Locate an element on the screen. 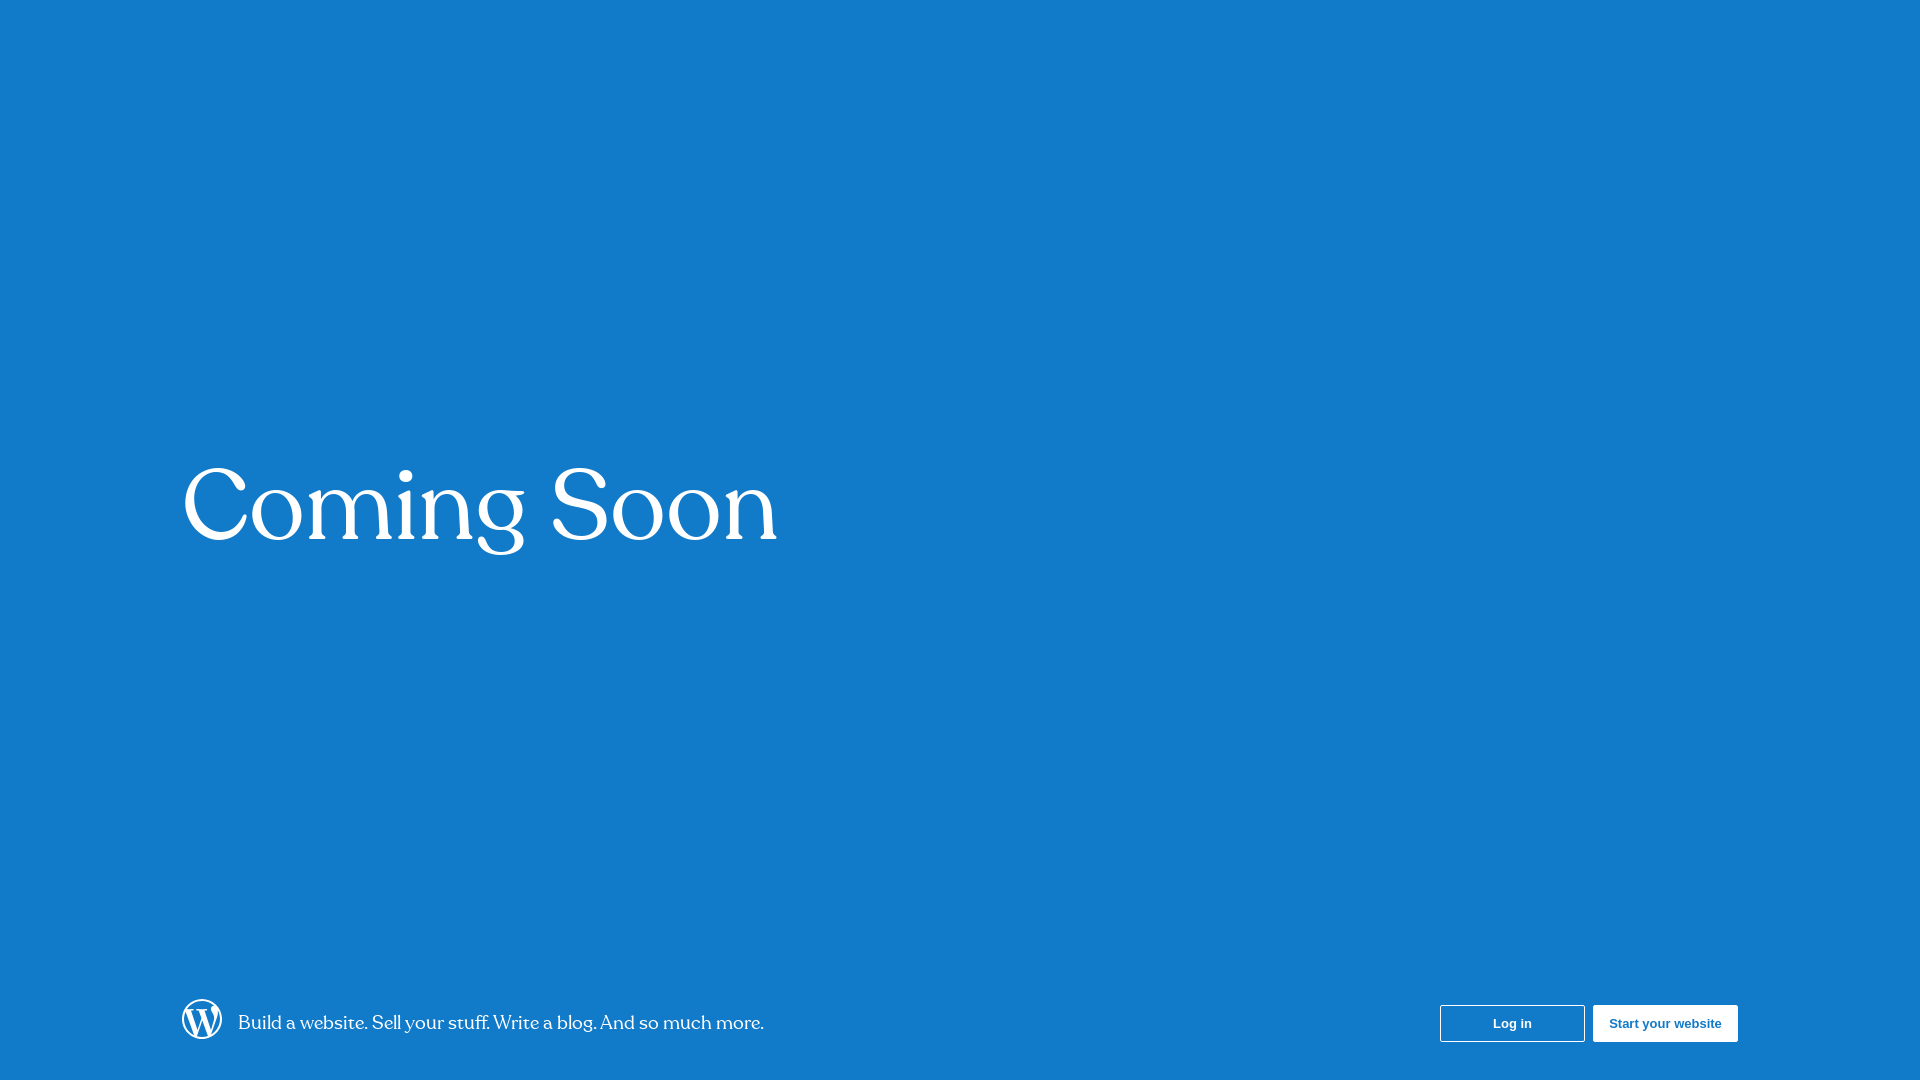  'Start your website' is located at coordinates (1665, 1023).